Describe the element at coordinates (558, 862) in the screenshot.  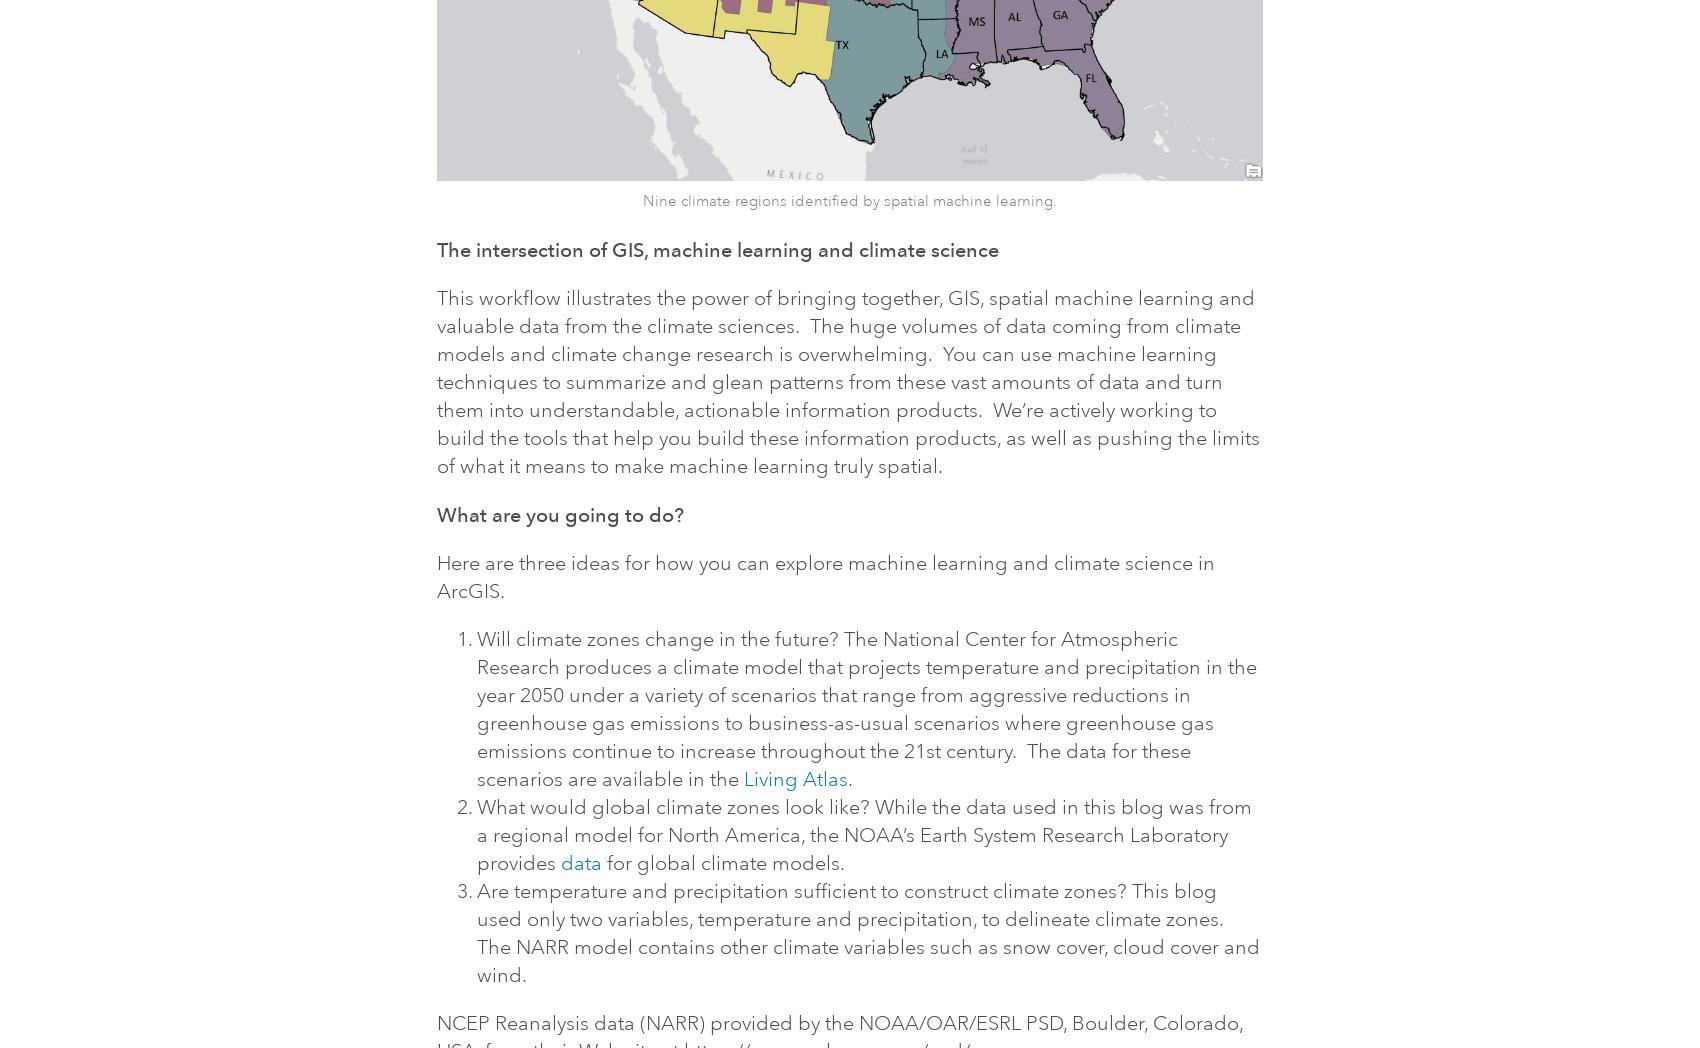
I see `'data'` at that location.